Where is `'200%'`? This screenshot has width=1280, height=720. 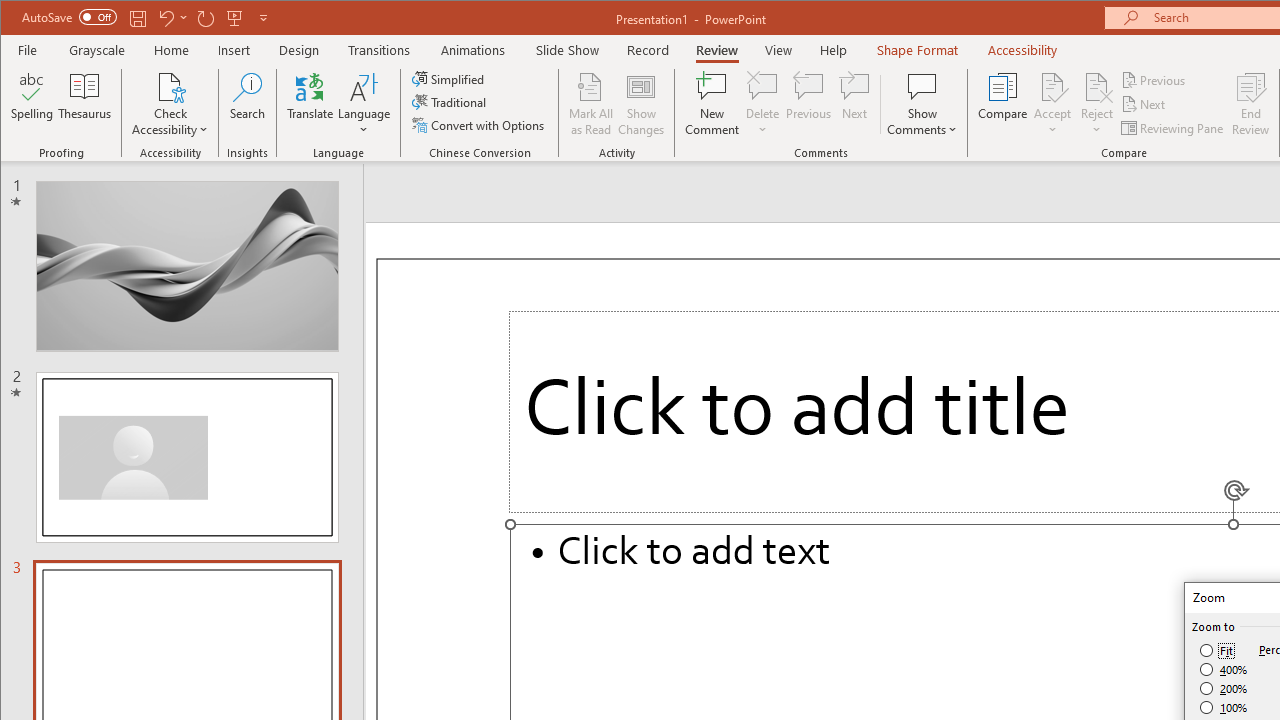
'200%' is located at coordinates (1223, 688).